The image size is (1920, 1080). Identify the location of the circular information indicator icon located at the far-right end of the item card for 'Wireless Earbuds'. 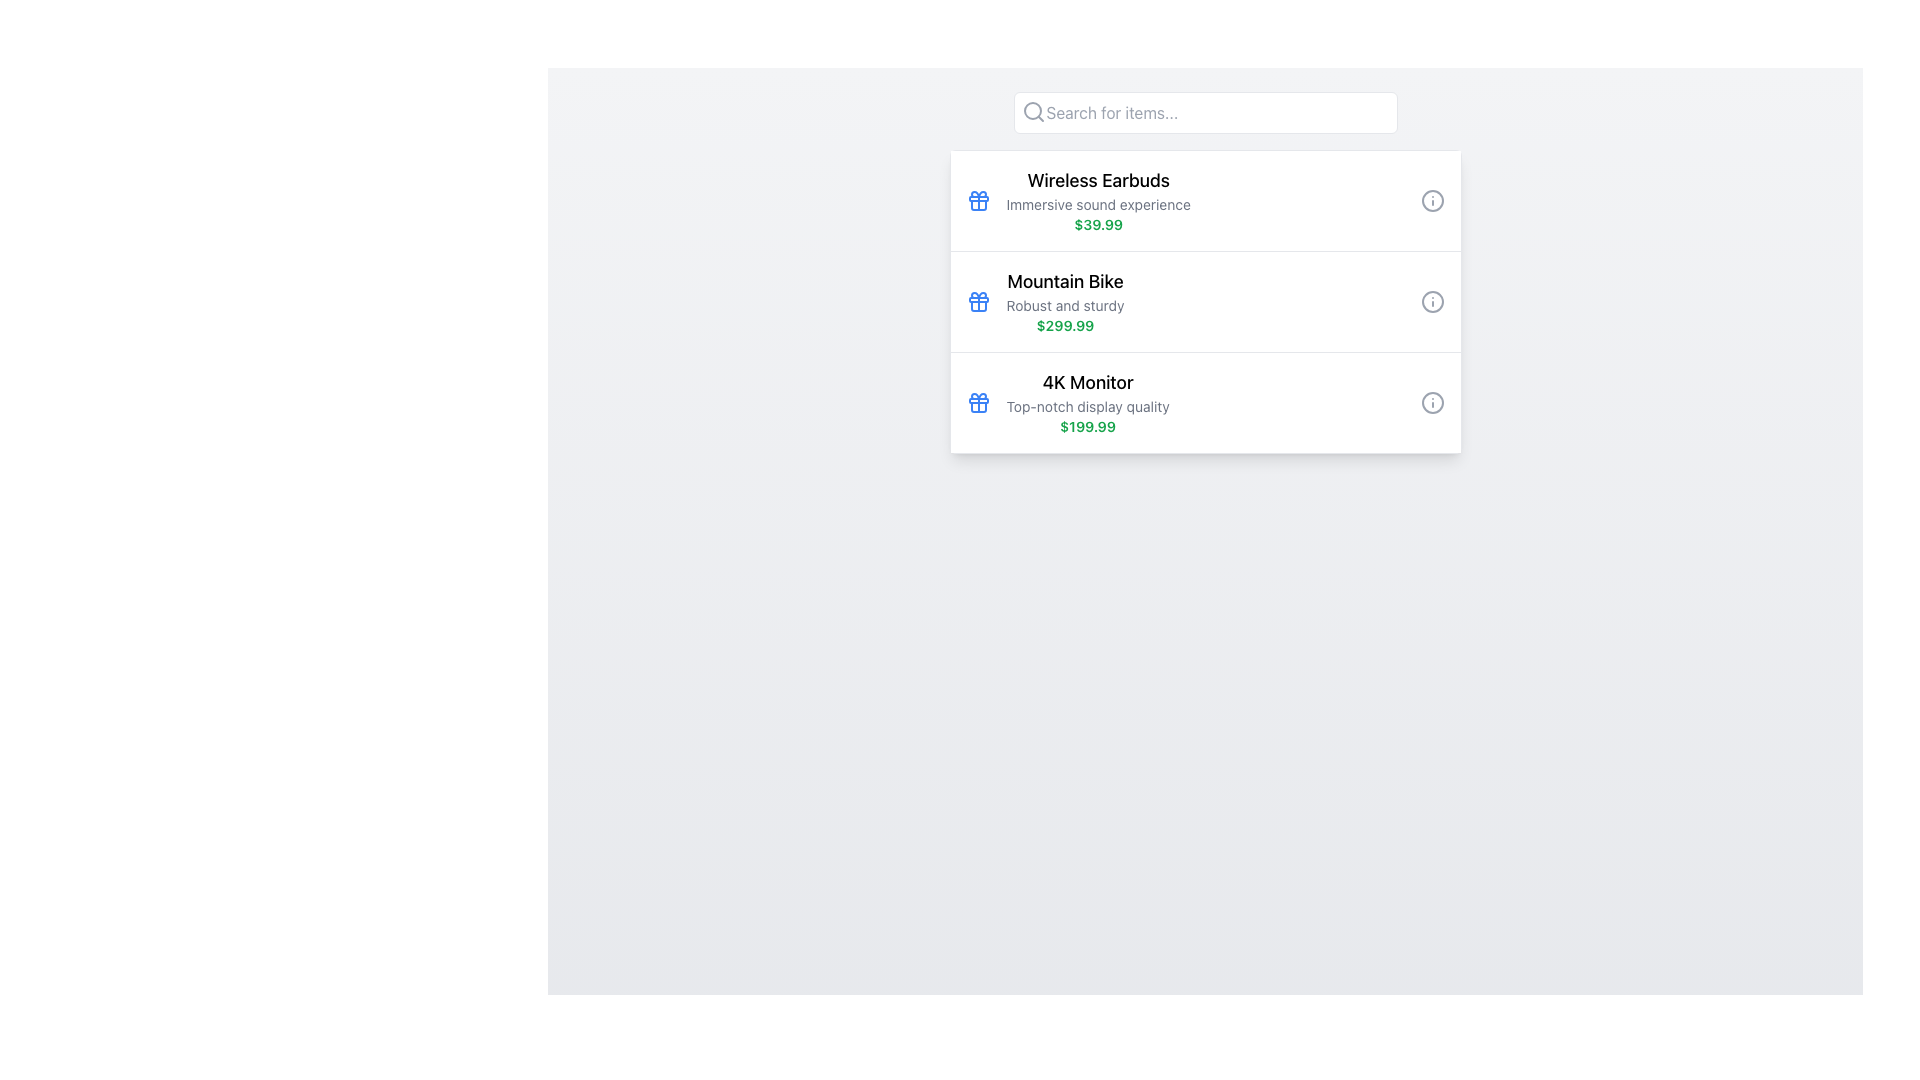
(1431, 200).